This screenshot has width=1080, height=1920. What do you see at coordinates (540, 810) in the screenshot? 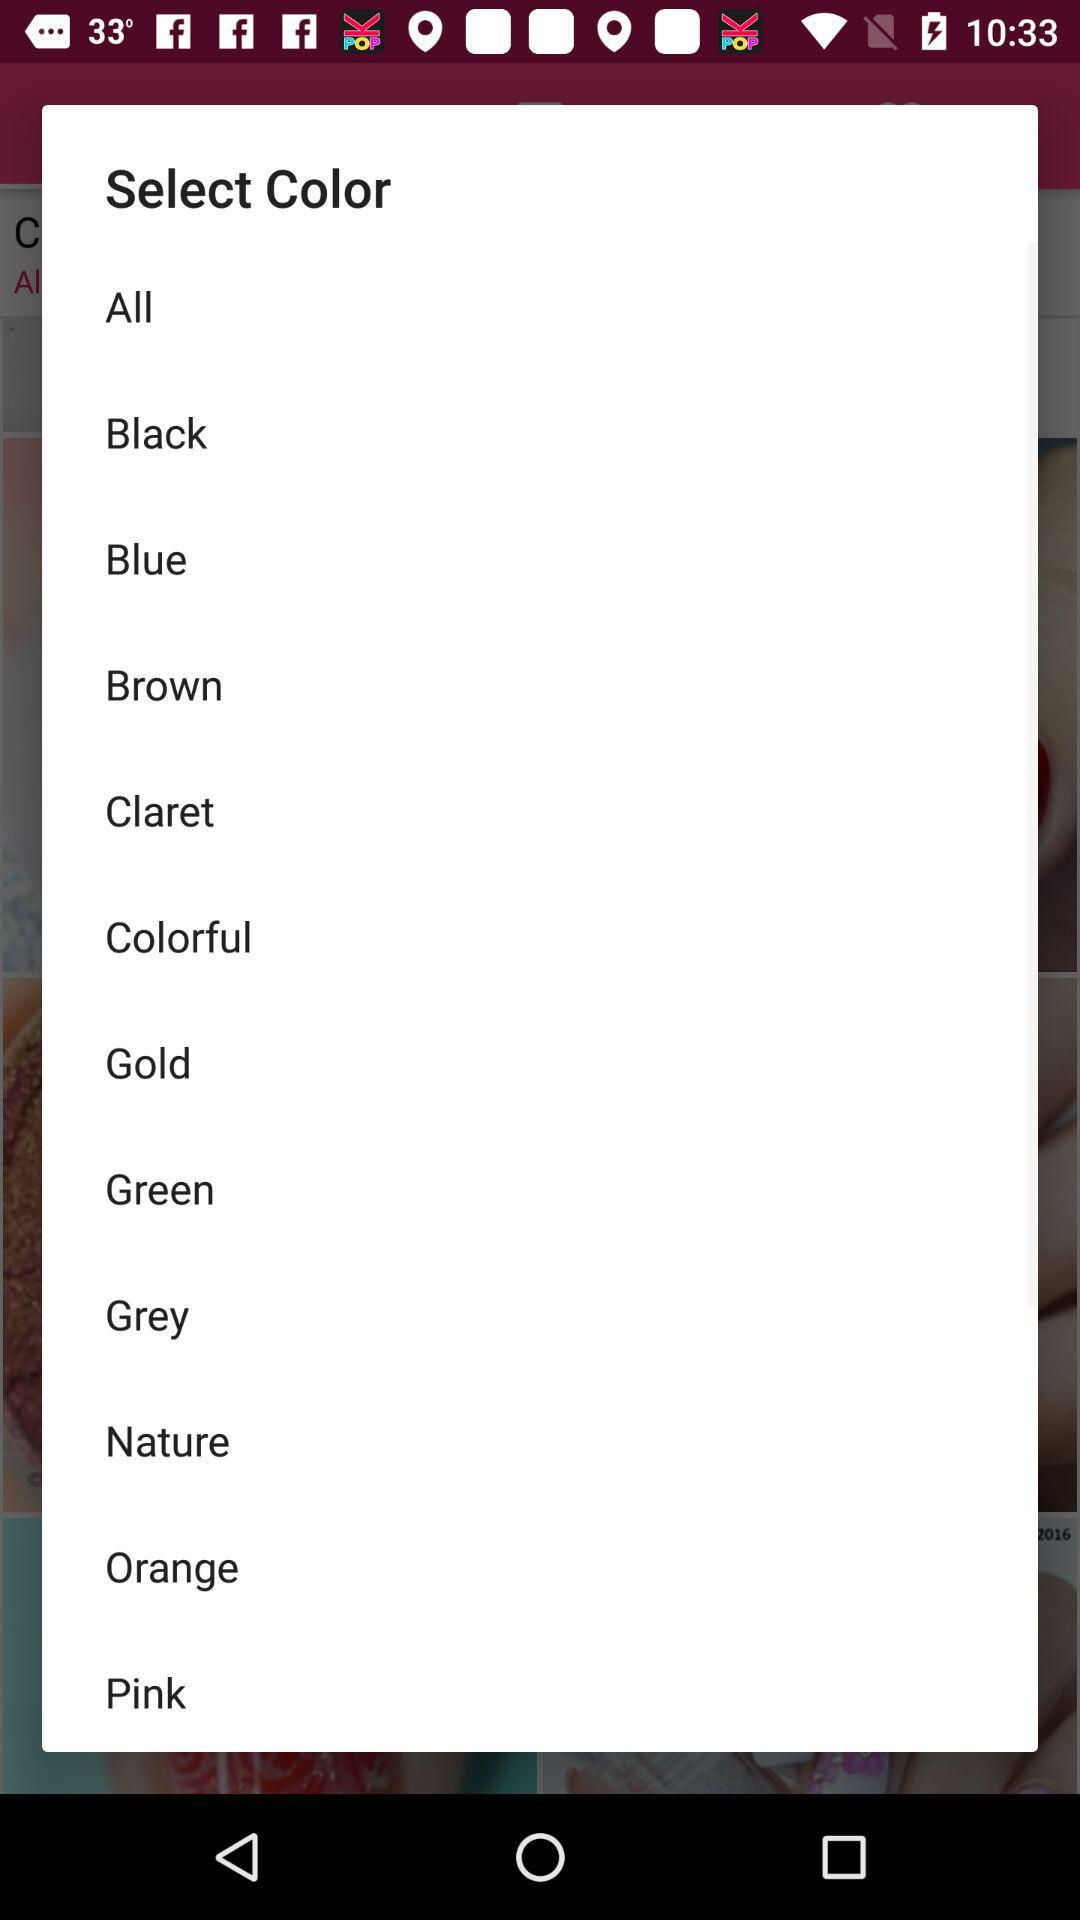
I see `the claret` at bounding box center [540, 810].